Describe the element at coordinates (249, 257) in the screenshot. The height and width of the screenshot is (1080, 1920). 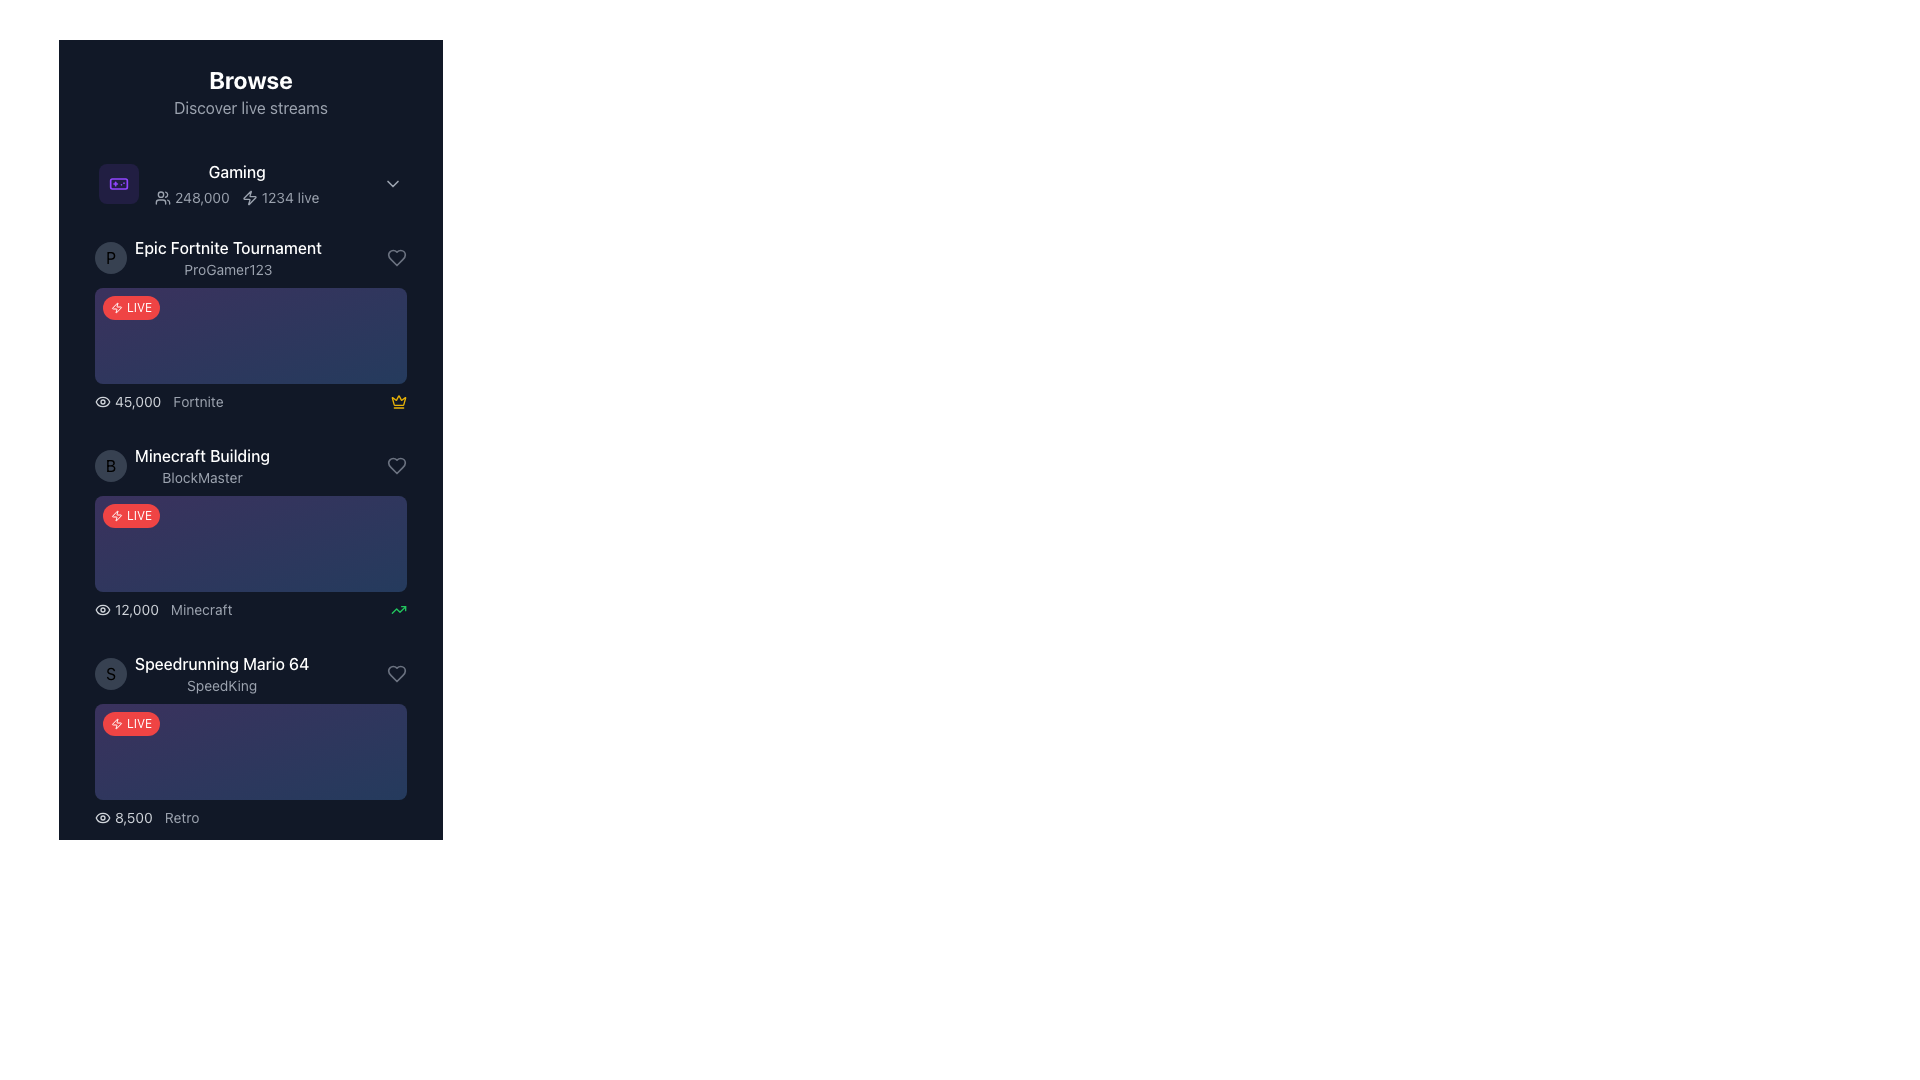
I see `the second list item representing a clickable item for accessing details about the live Fortnite tournament hosted by ProGamer123` at that location.